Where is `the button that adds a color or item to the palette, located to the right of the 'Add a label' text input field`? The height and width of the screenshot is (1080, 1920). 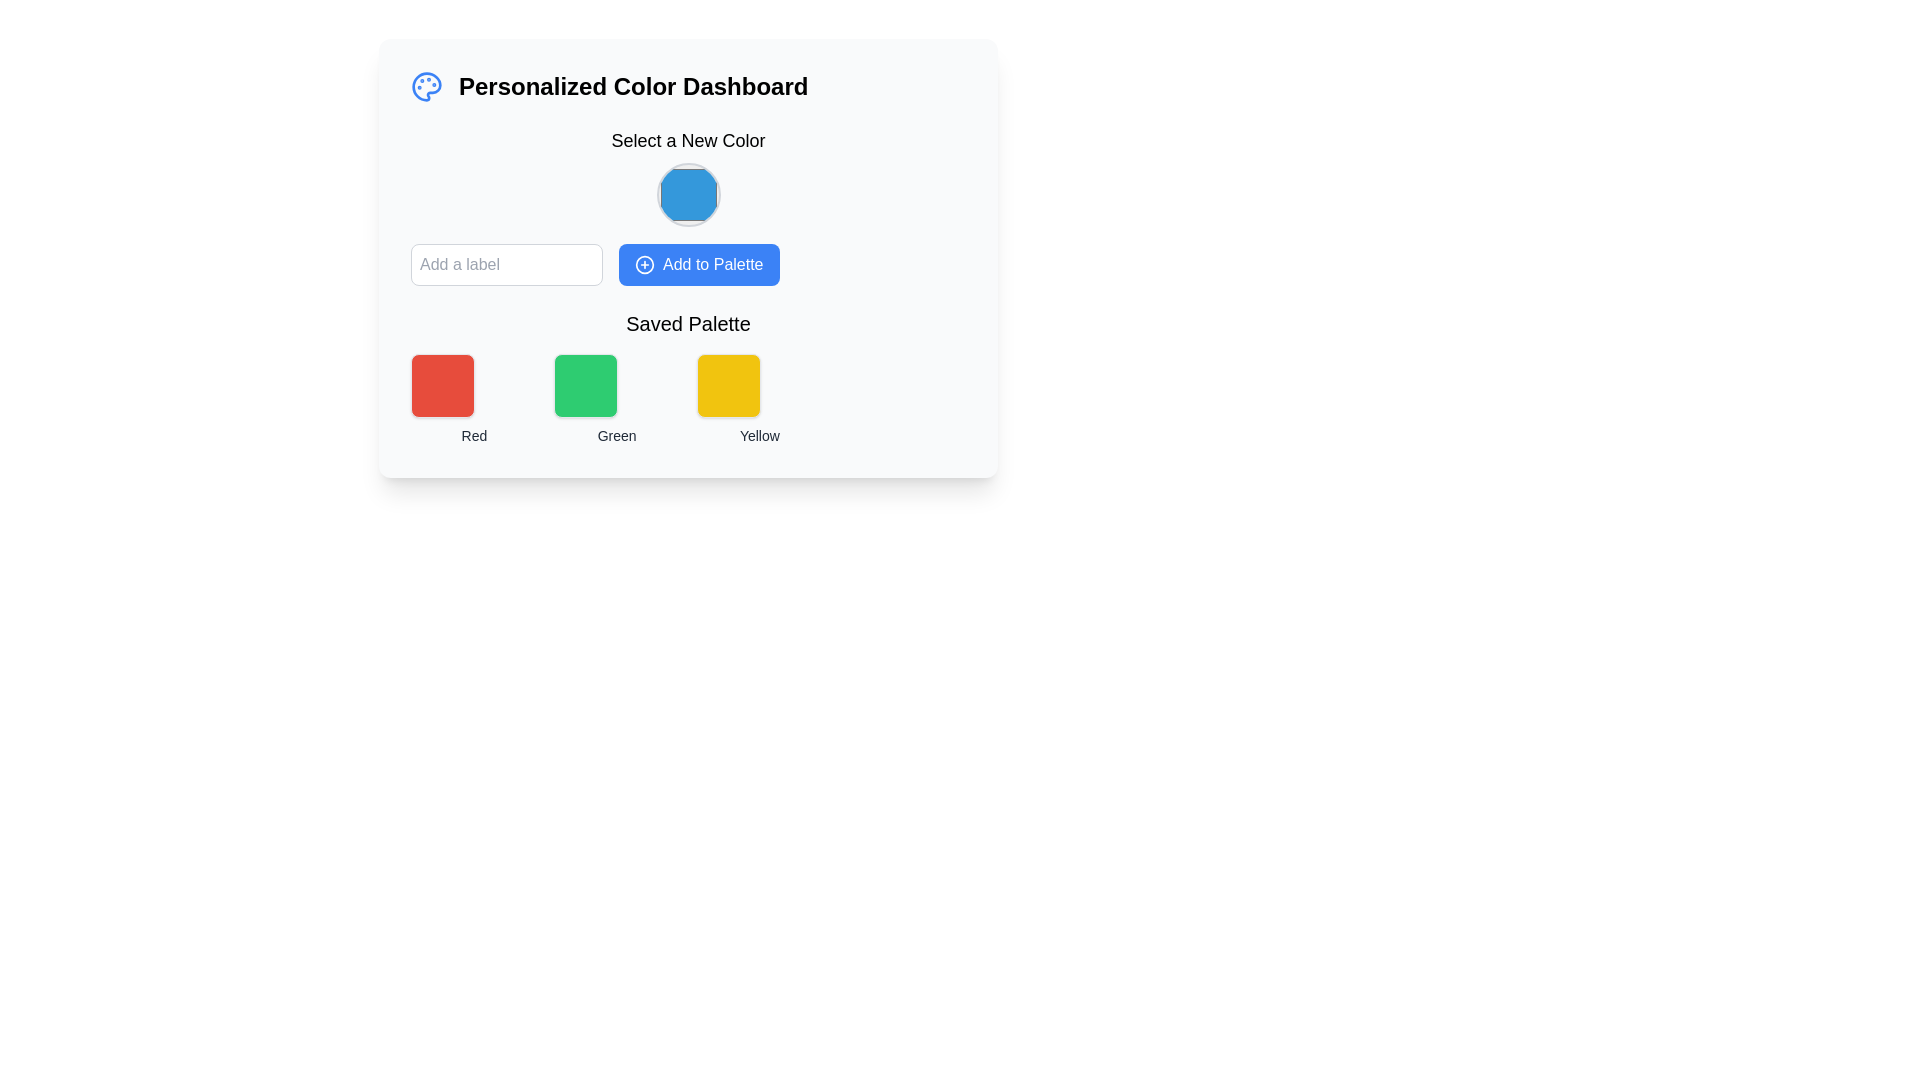
the button that adds a color or item to the palette, located to the right of the 'Add a label' text input field is located at coordinates (699, 264).